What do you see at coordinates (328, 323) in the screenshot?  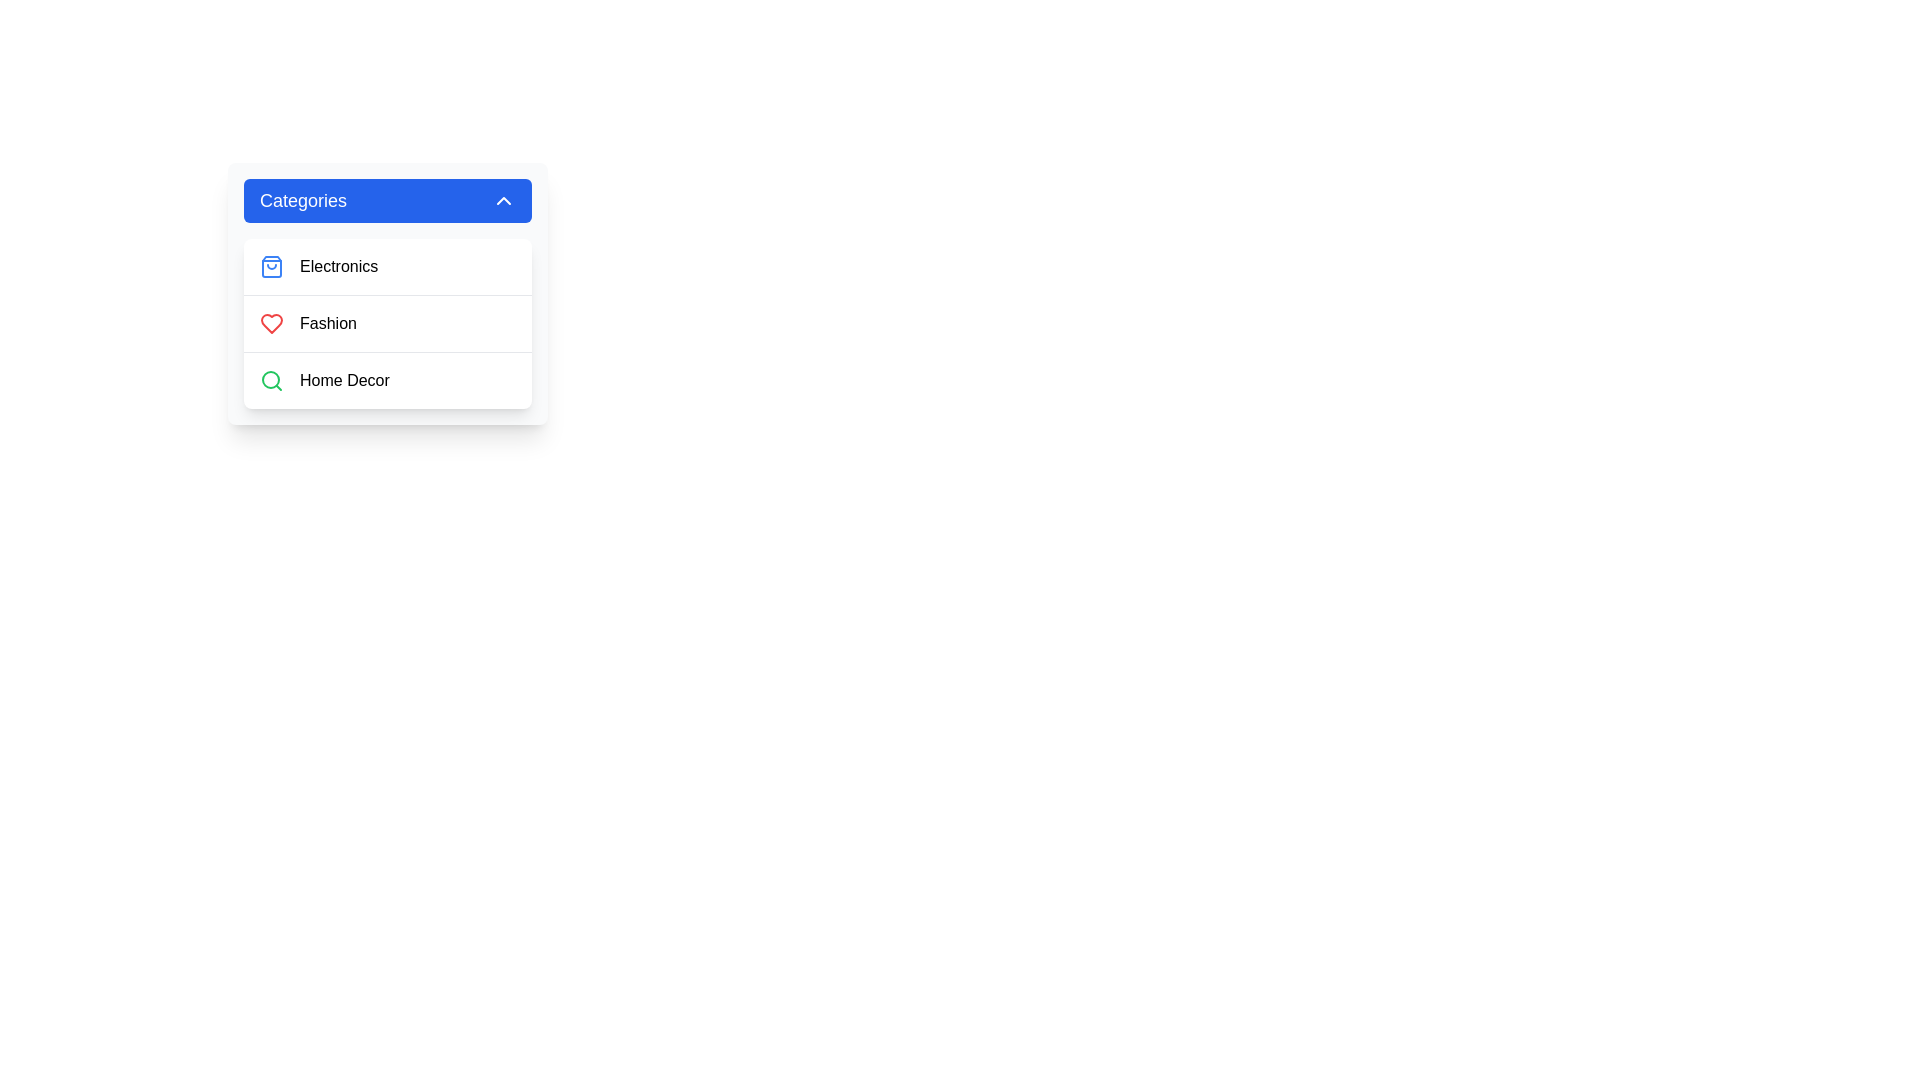 I see `the 'Fashion' category text label located below 'Electronics' and above 'Home Decor' in the list of categories` at bounding box center [328, 323].